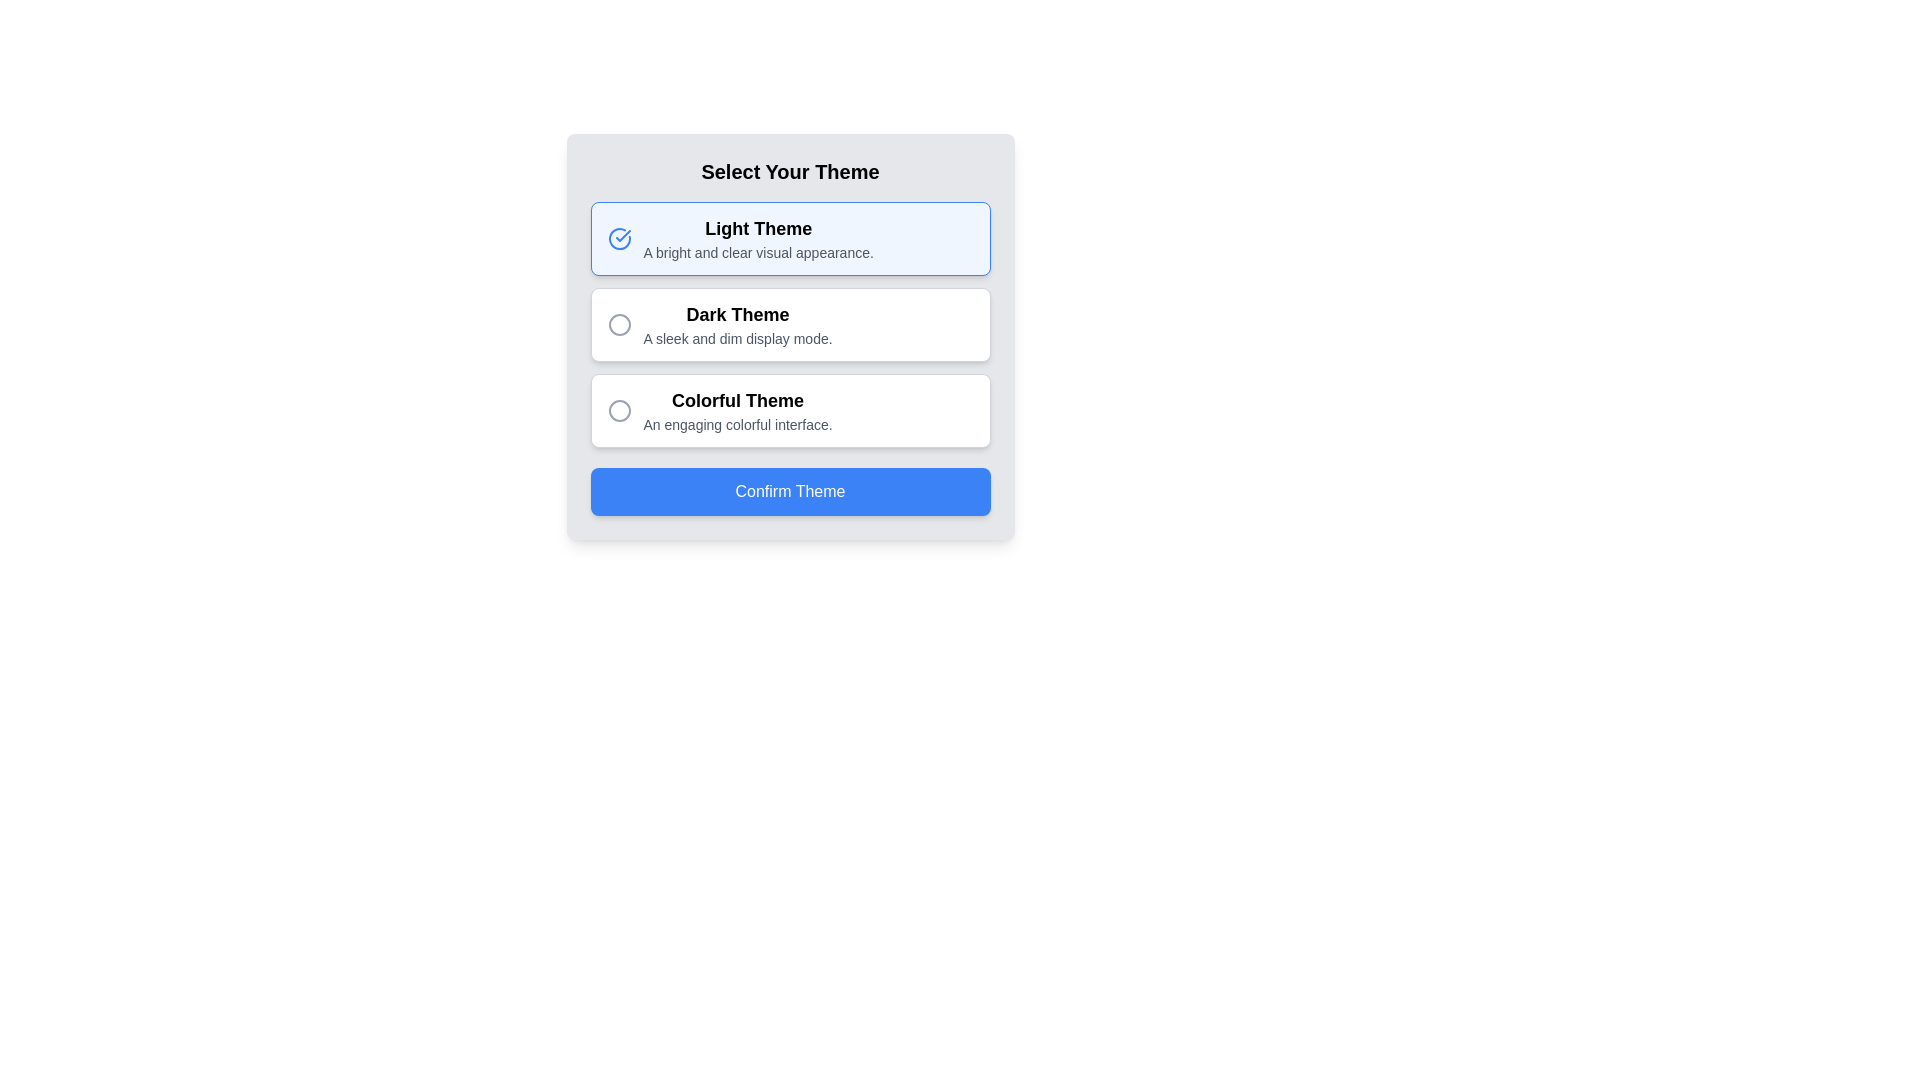  I want to click on the unselected 'Colorful Theme' radio button indicator, so click(618, 410).